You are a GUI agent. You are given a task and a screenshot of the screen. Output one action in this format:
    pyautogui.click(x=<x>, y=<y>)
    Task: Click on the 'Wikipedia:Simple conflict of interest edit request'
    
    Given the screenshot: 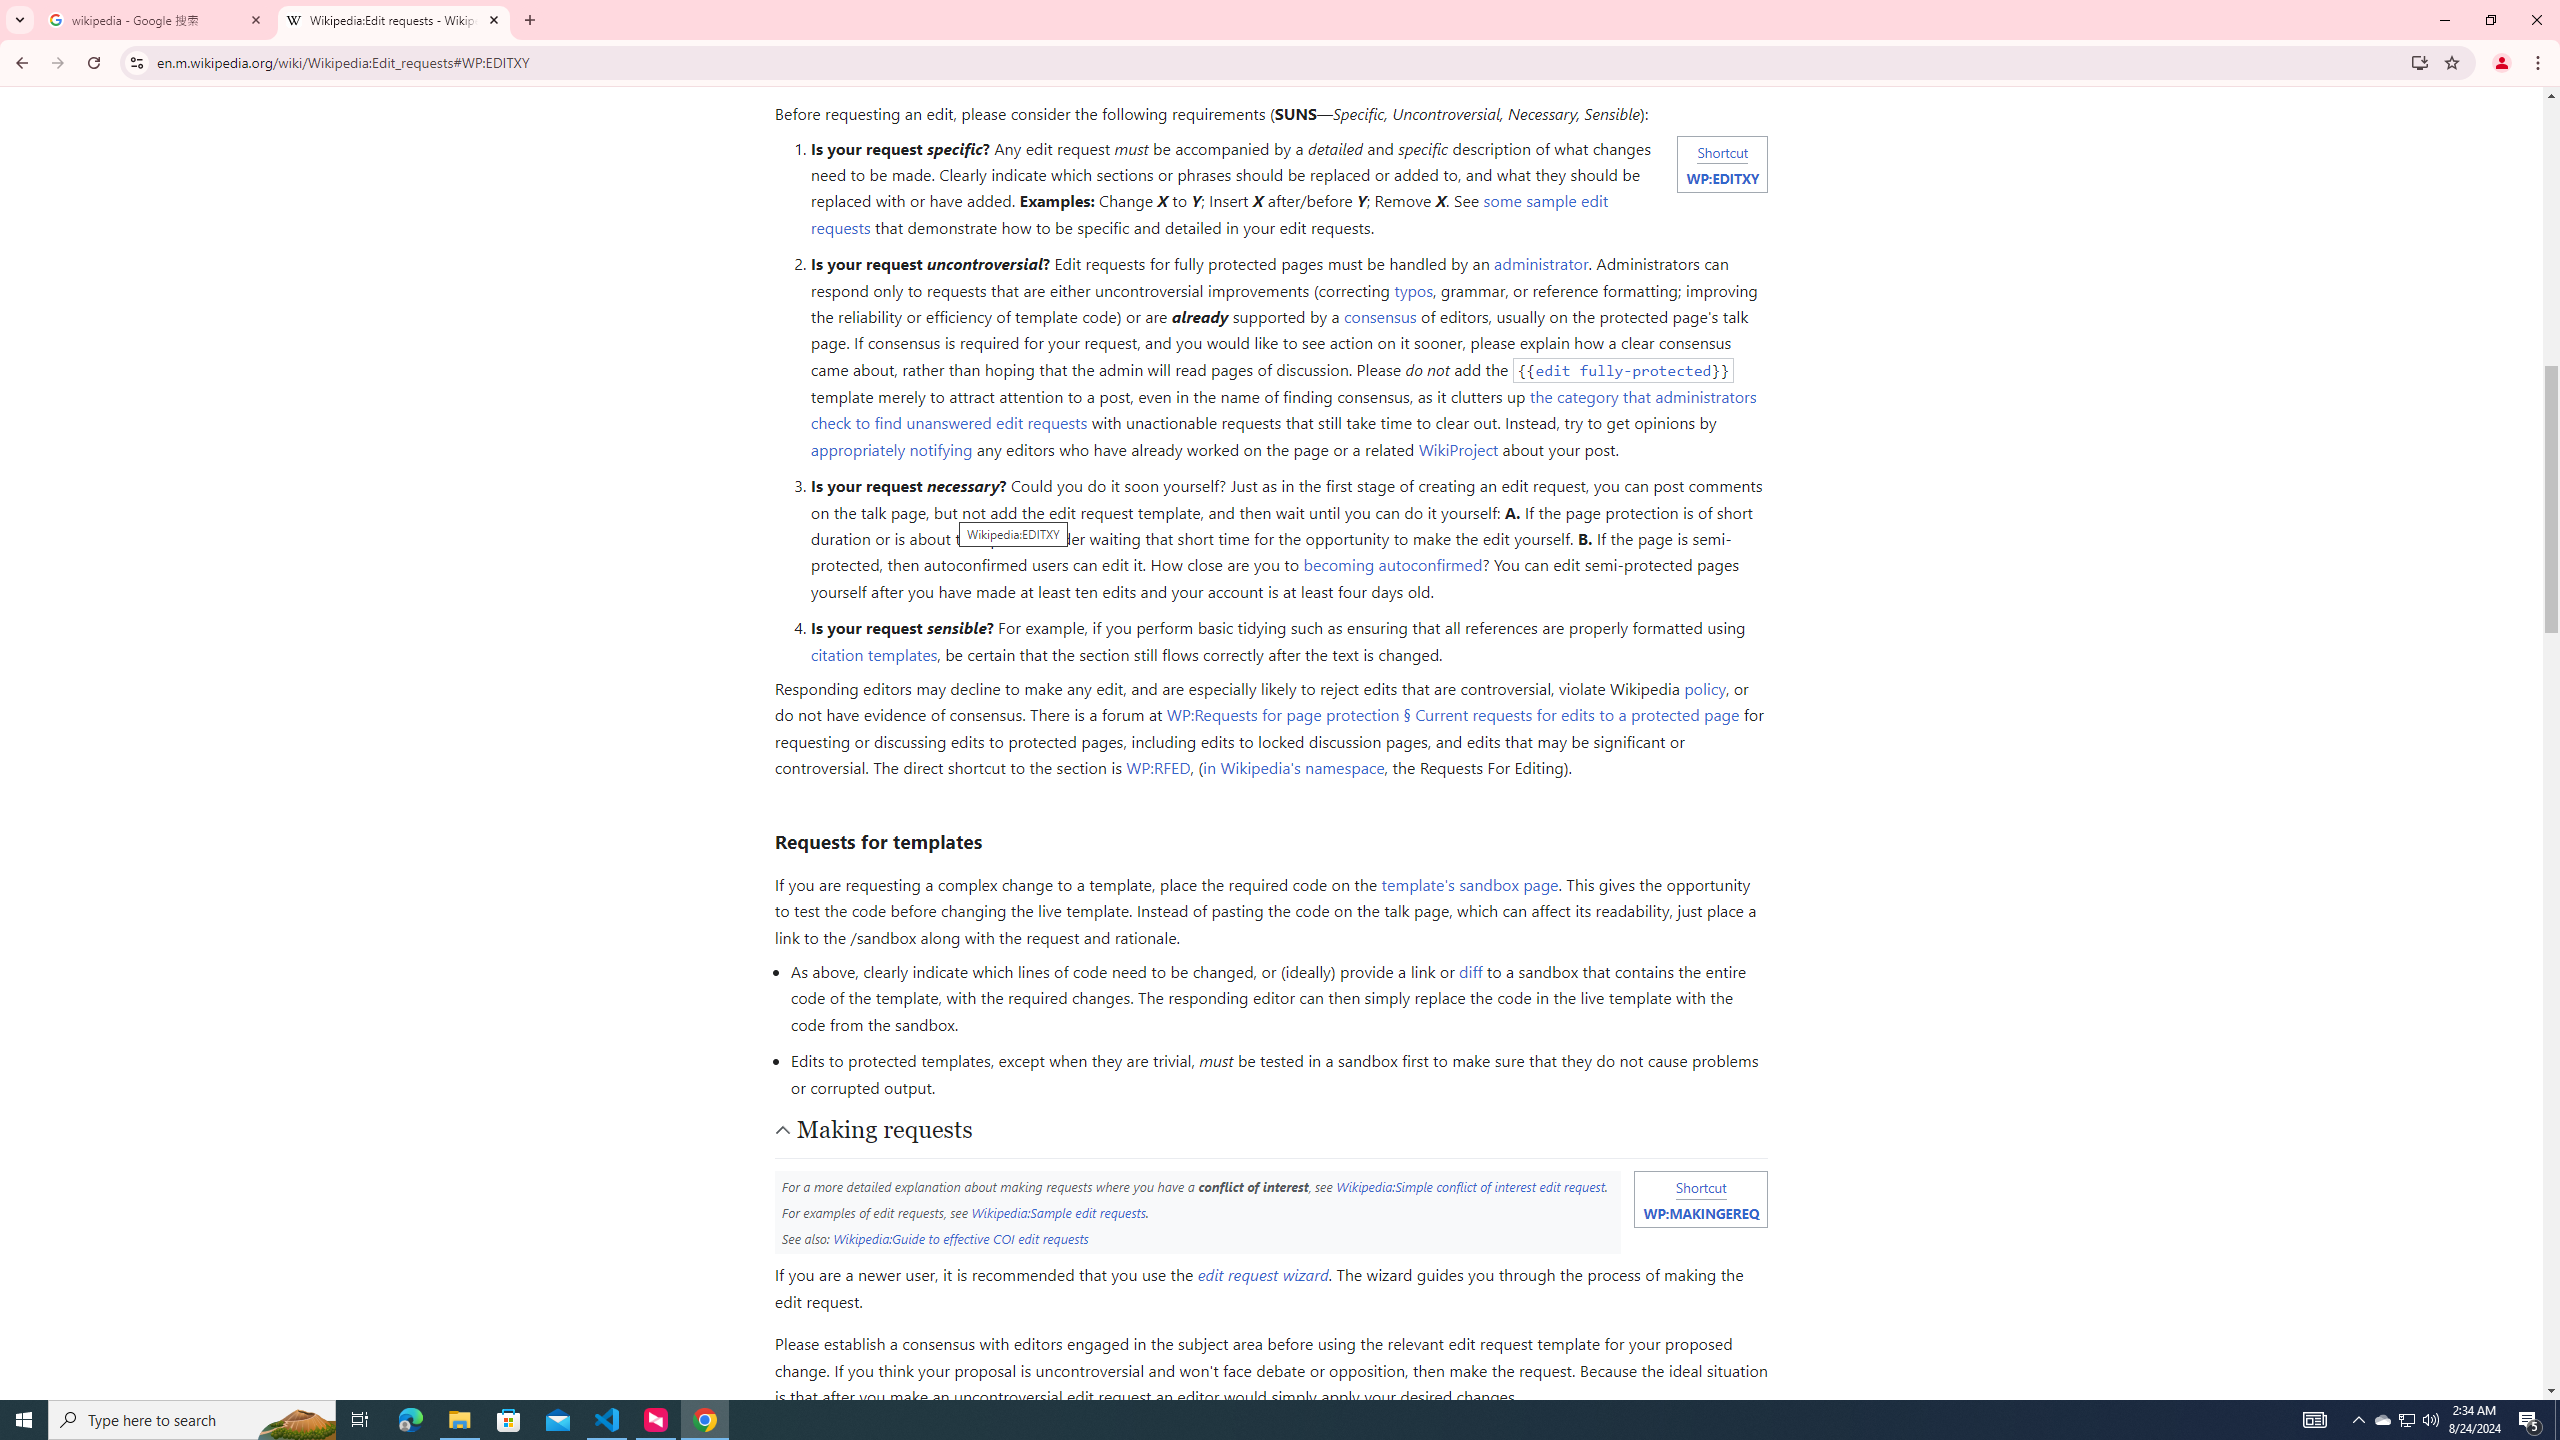 What is the action you would take?
    pyautogui.click(x=1469, y=1187)
    